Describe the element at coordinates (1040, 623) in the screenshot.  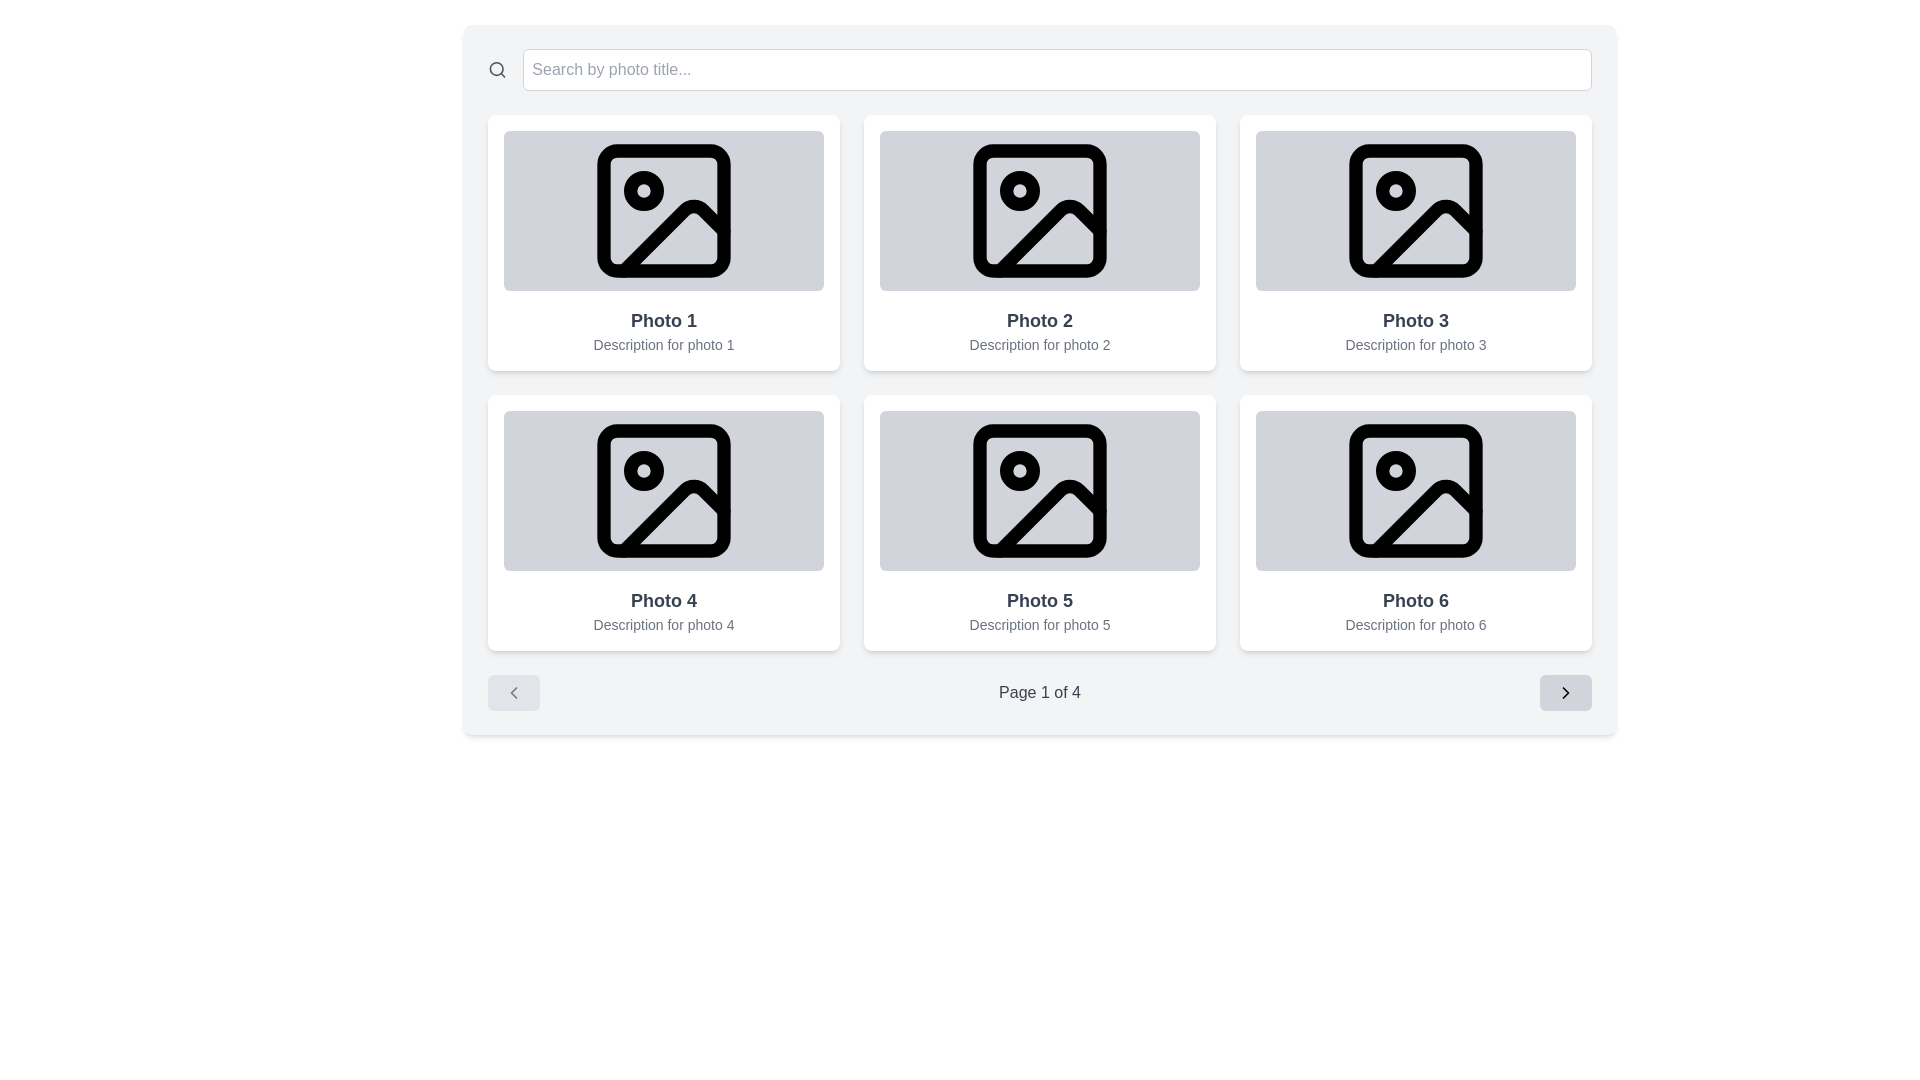
I see `the static text labeled 'Description for photo 5', which is styled in a small light gray font and positioned centrally below the 'Photo 5' title within its card` at that location.